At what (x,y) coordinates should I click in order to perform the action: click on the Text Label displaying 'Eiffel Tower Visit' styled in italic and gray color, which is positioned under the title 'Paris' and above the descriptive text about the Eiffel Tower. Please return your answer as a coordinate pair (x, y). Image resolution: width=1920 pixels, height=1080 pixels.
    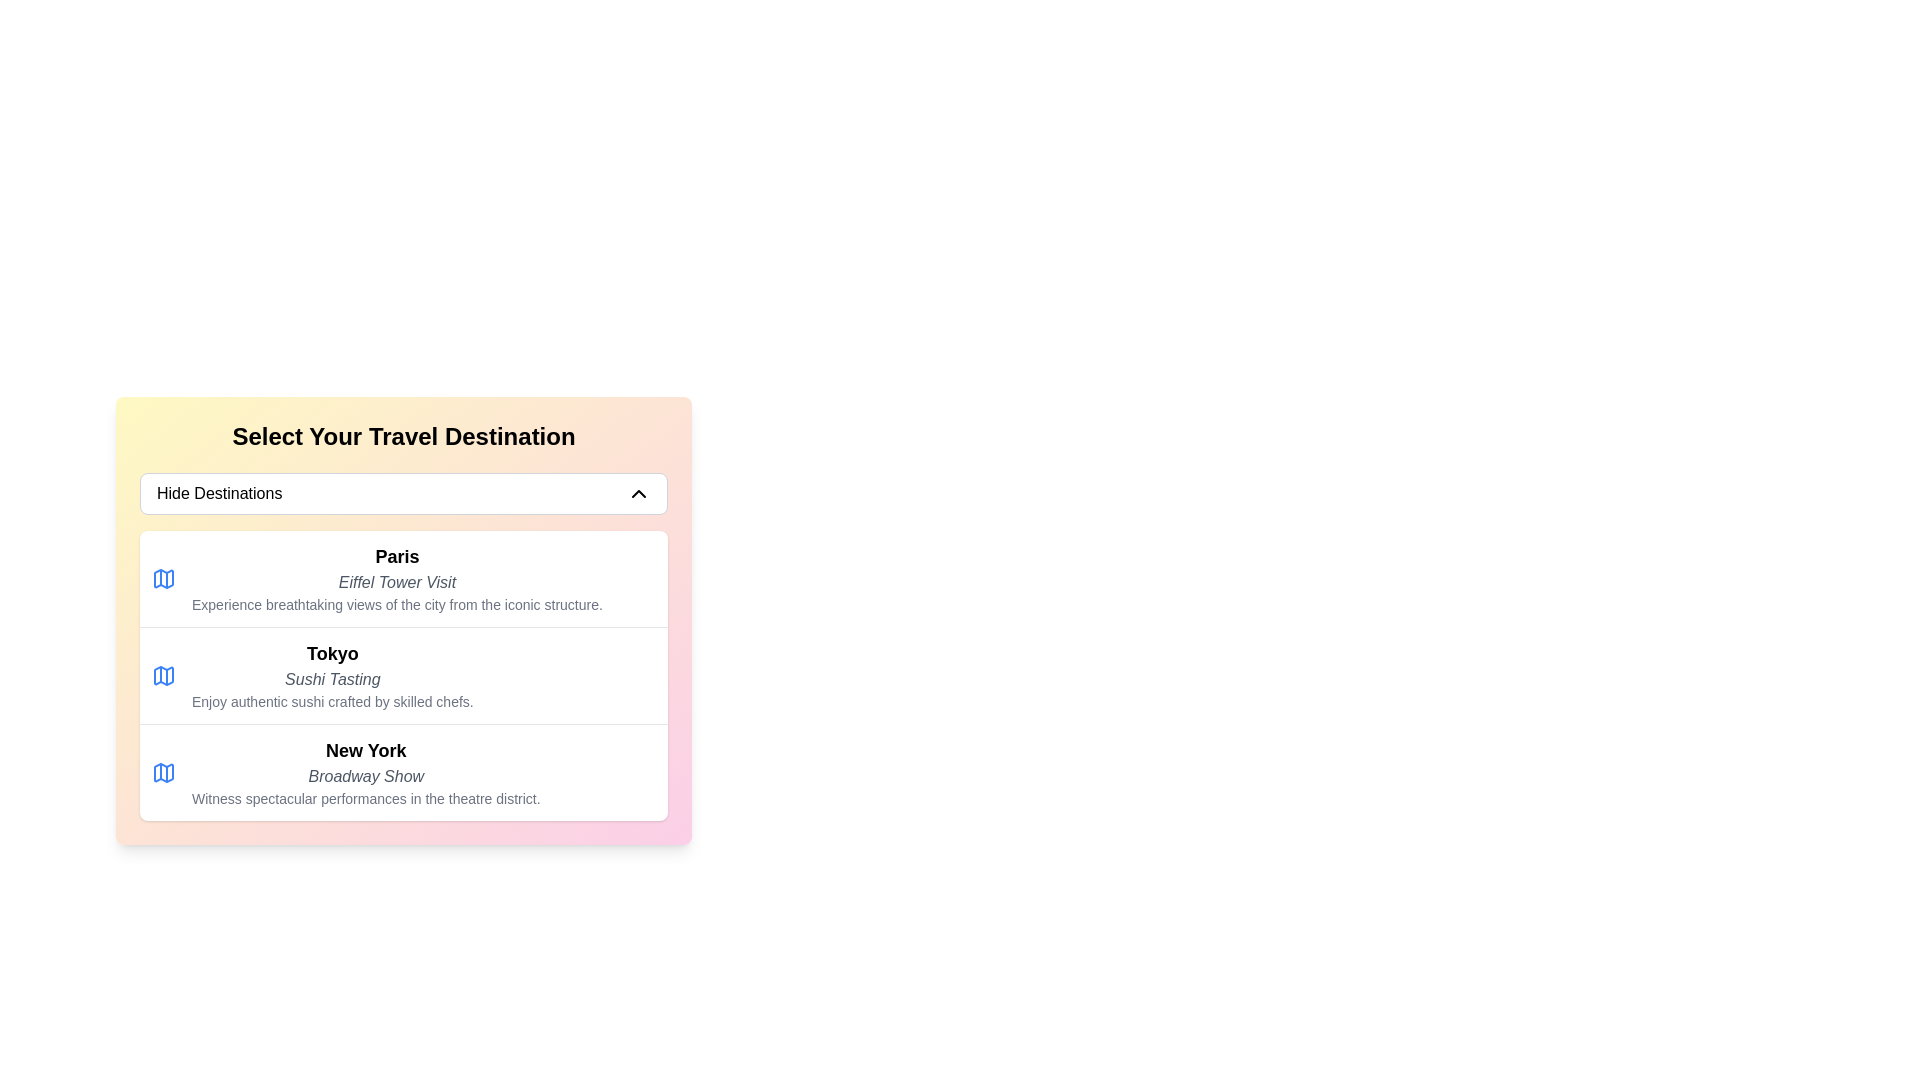
    Looking at the image, I should click on (397, 582).